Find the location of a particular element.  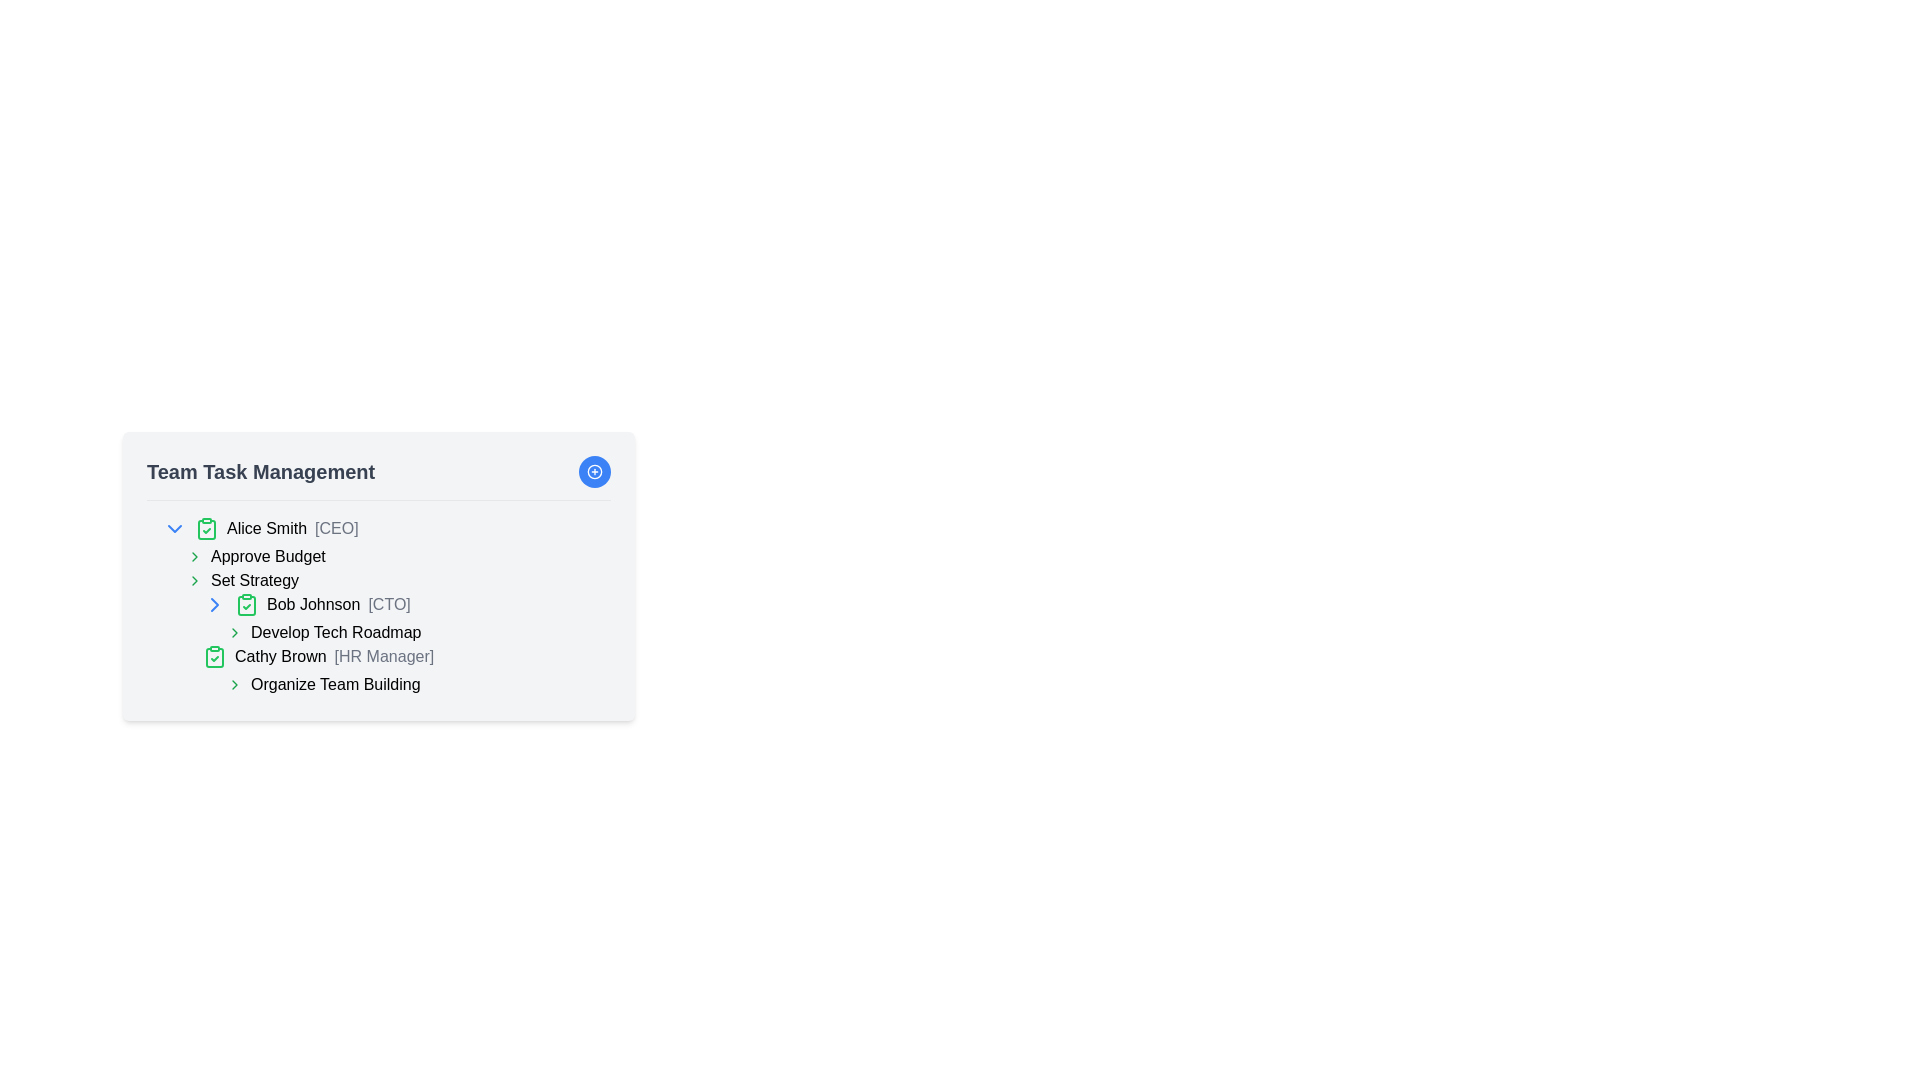

the 'Set Strategy' option within the collapsible list under the 'Alice Smith [CEO]' category is located at coordinates (387, 569).